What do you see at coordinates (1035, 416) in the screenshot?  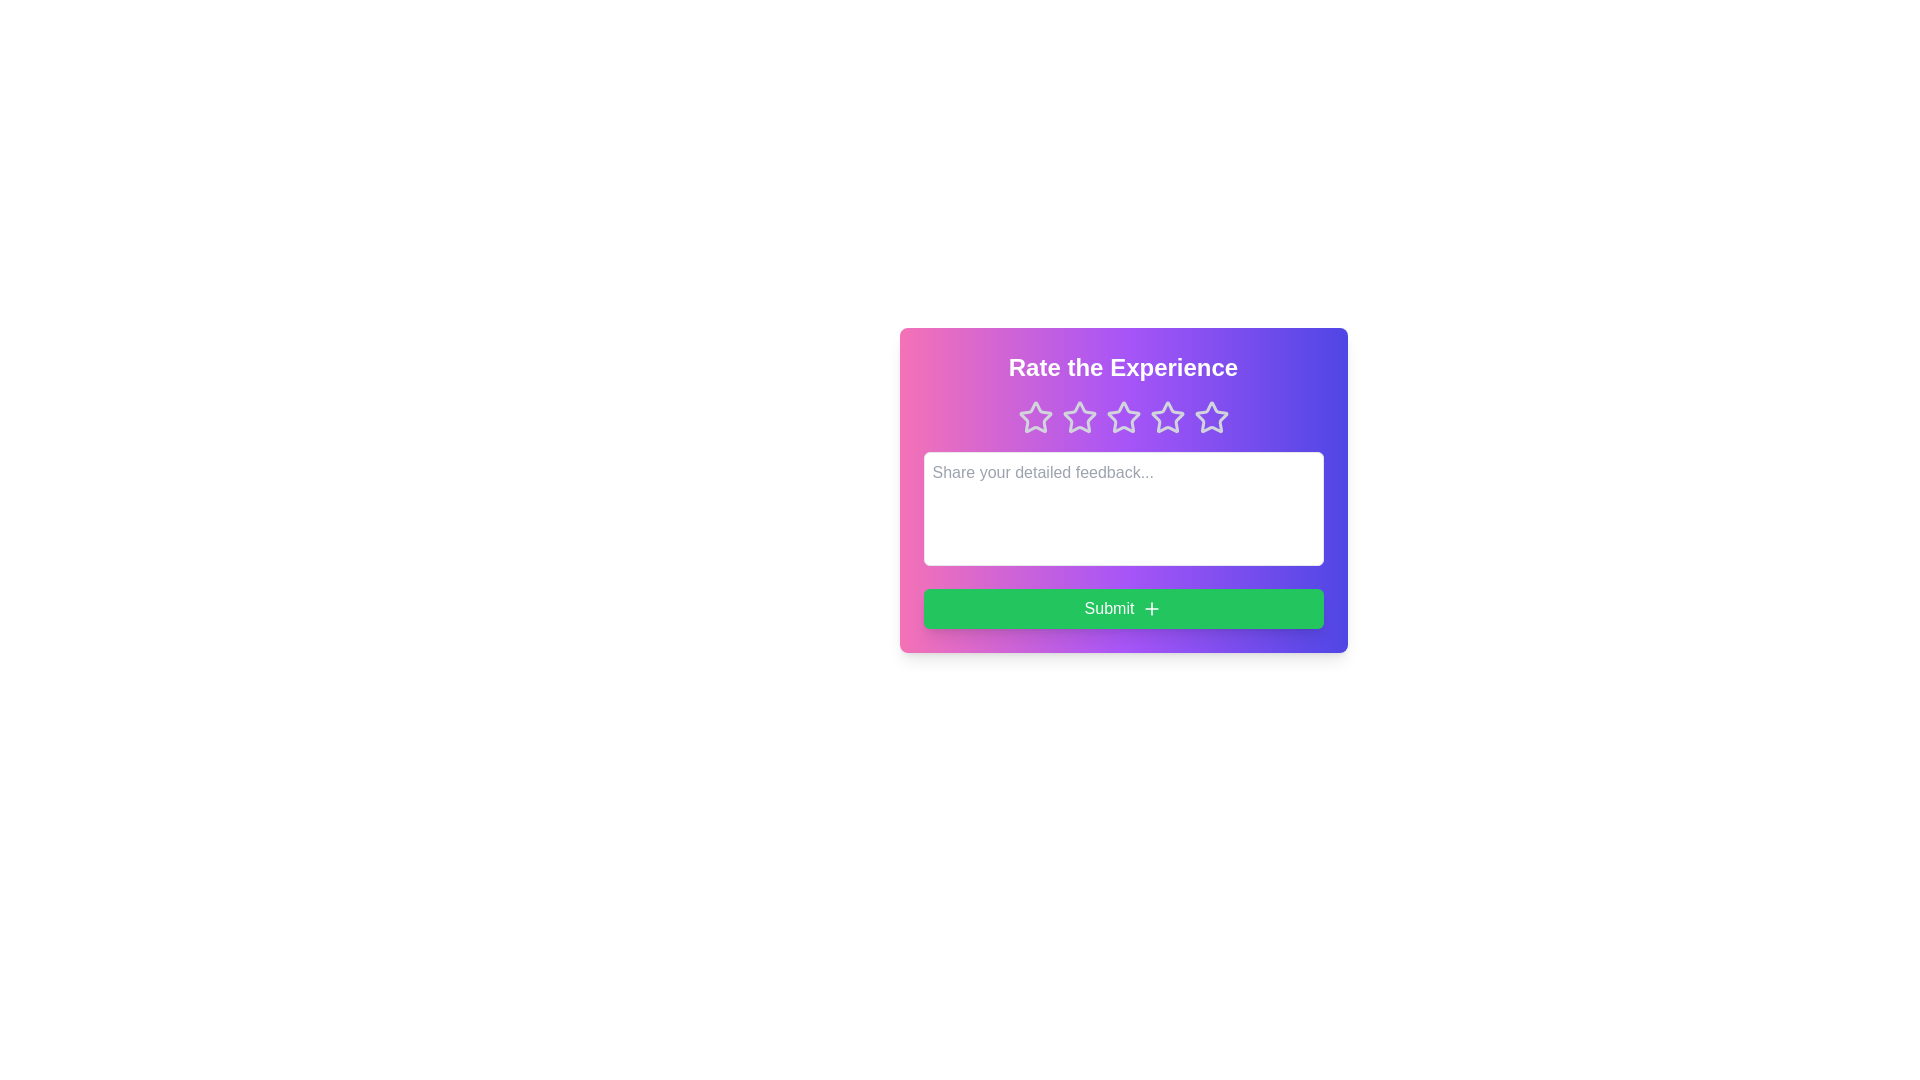 I see `the star corresponding to 1 to preview the rating` at bounding box center [1035, 416].